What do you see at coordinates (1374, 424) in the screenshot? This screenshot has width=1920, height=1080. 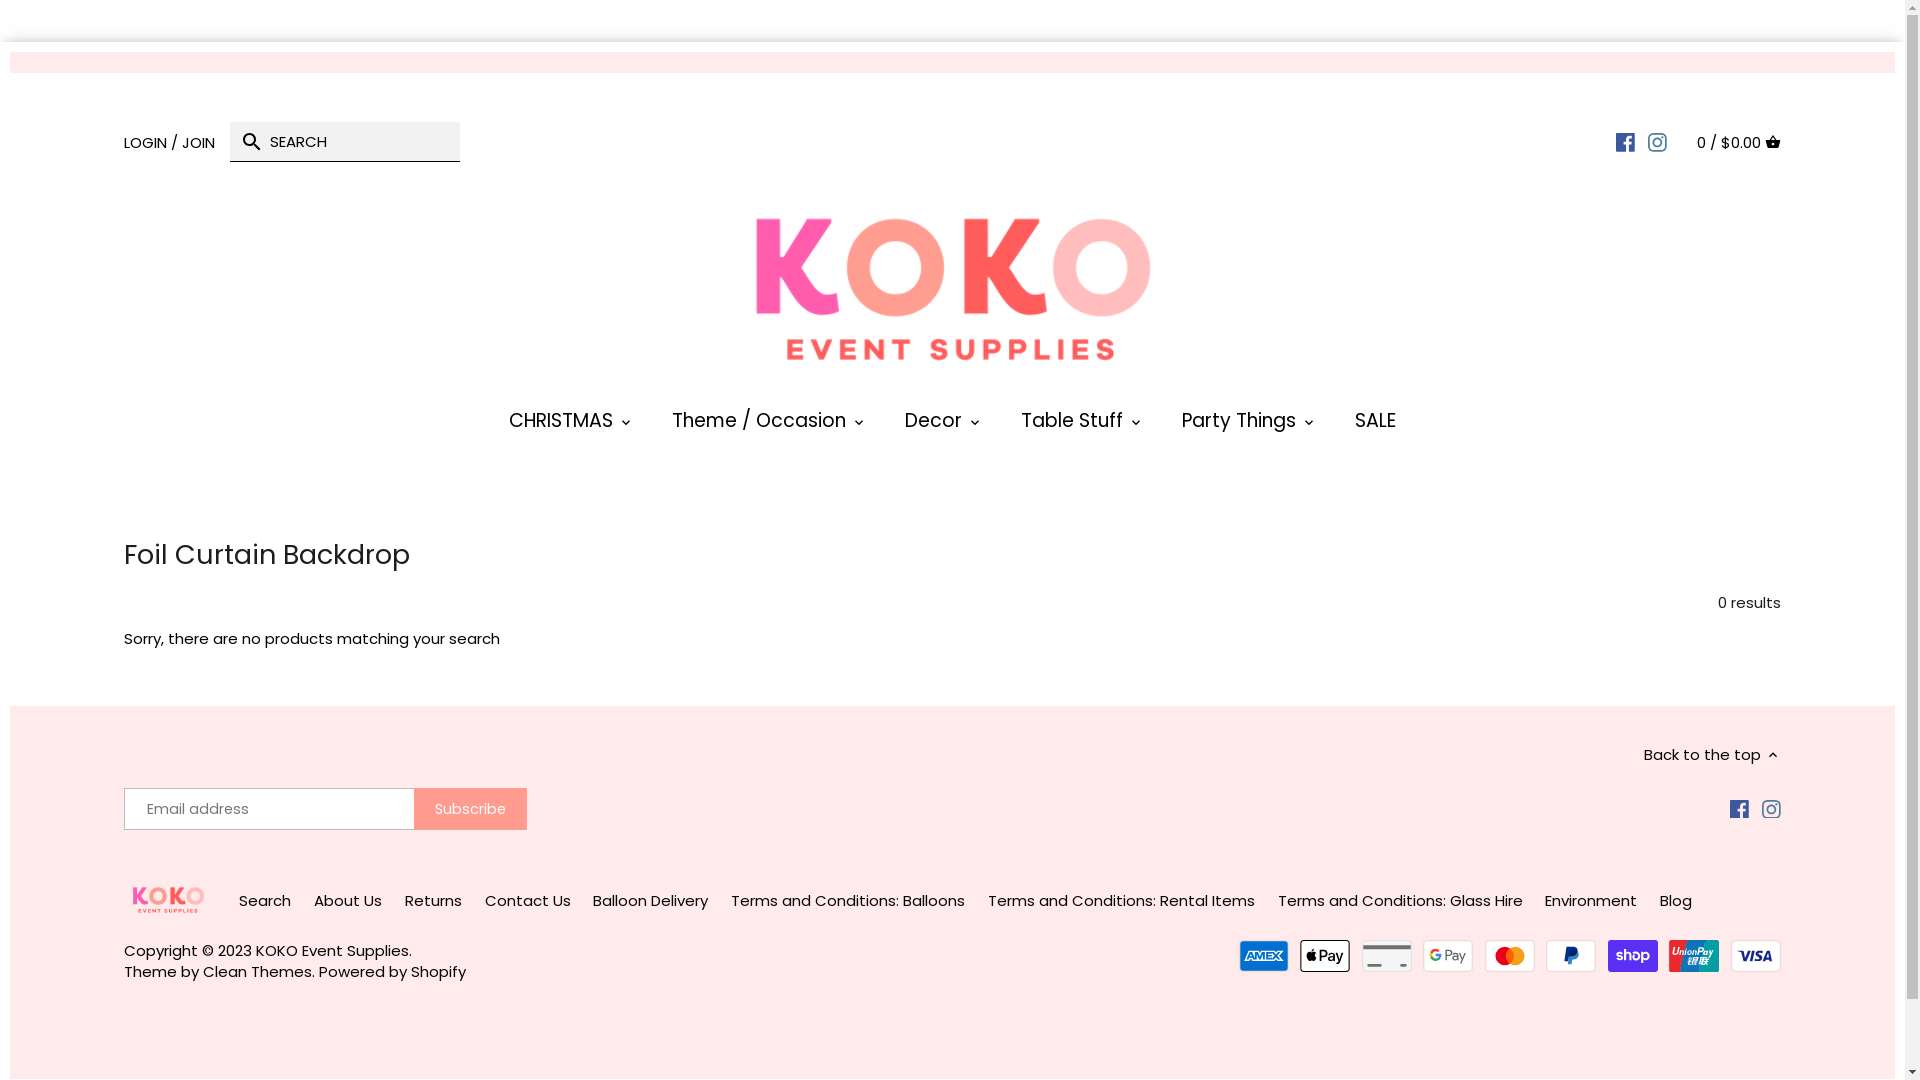 I see `'SALE'` at bounding box center [1374, 424].